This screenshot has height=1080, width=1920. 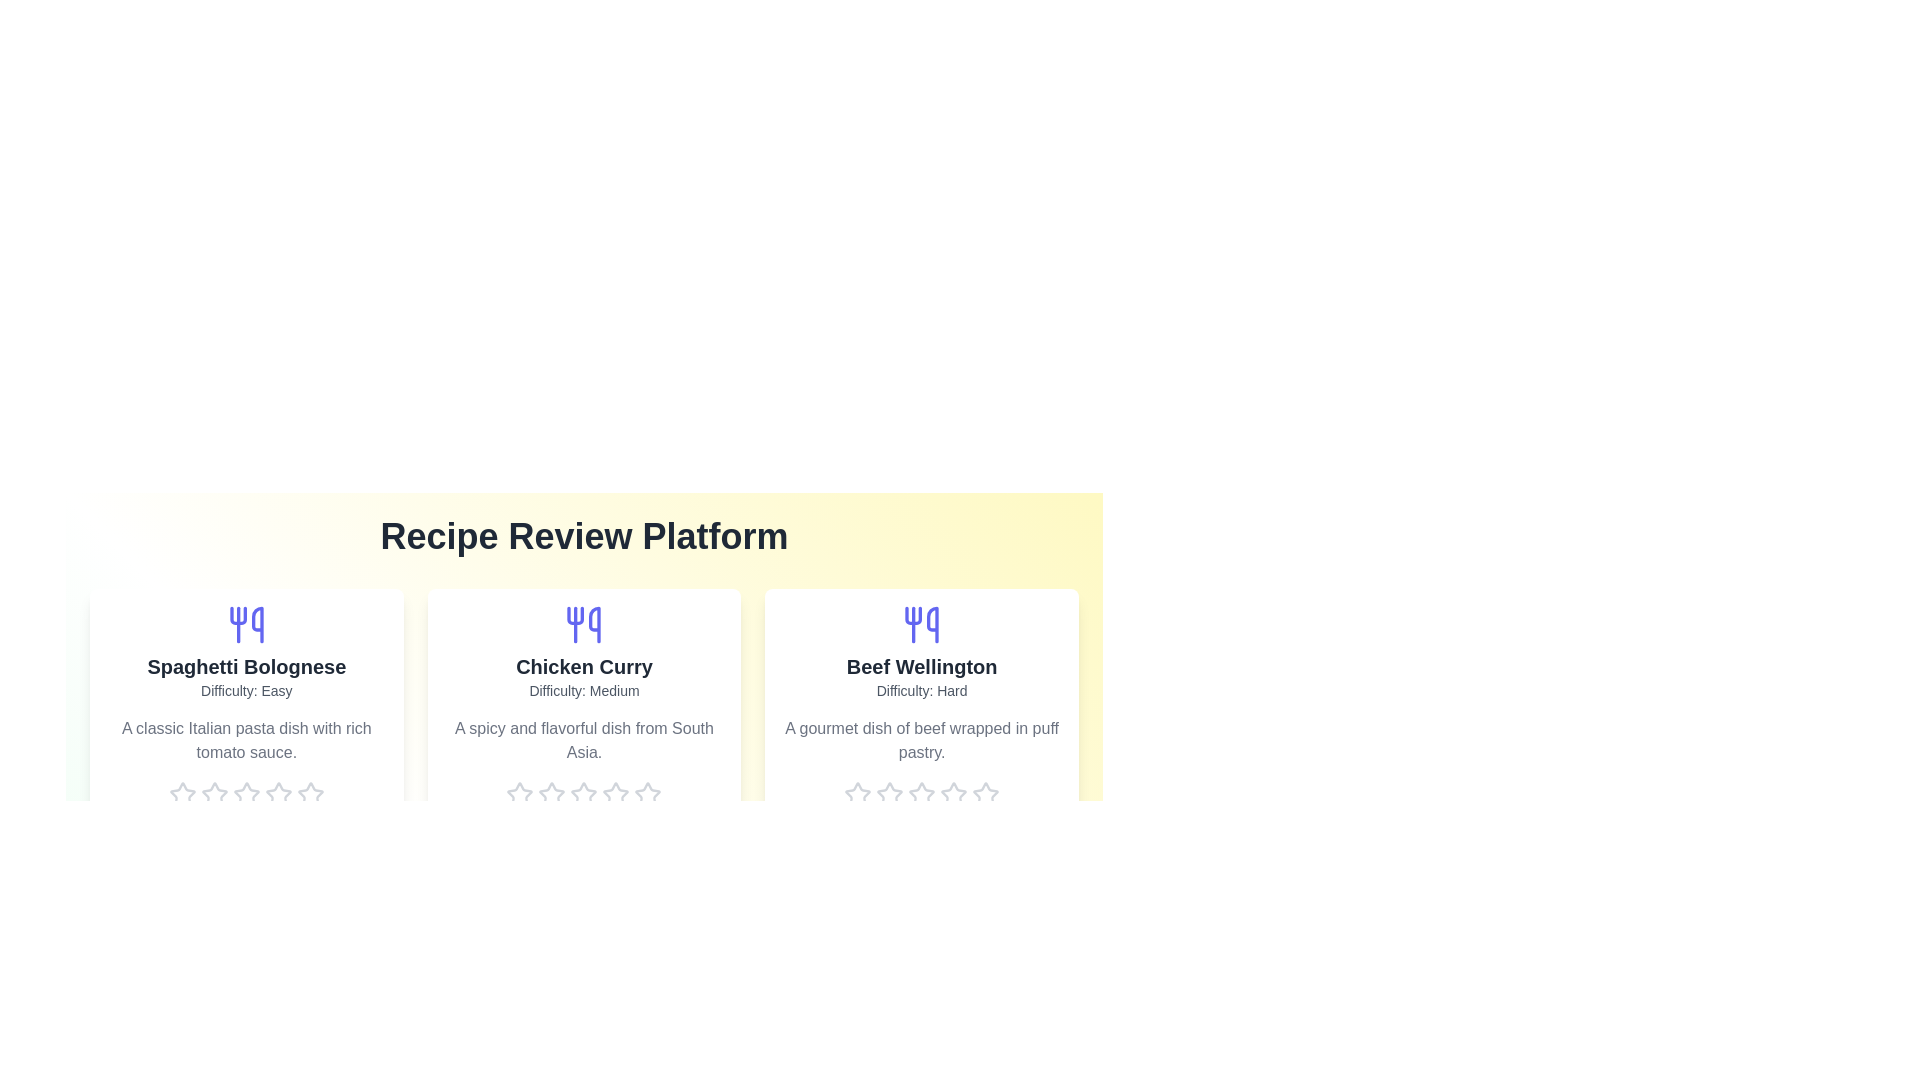 I want to click on the recipe card for Beef Wellington, so click(x=921, y=722).